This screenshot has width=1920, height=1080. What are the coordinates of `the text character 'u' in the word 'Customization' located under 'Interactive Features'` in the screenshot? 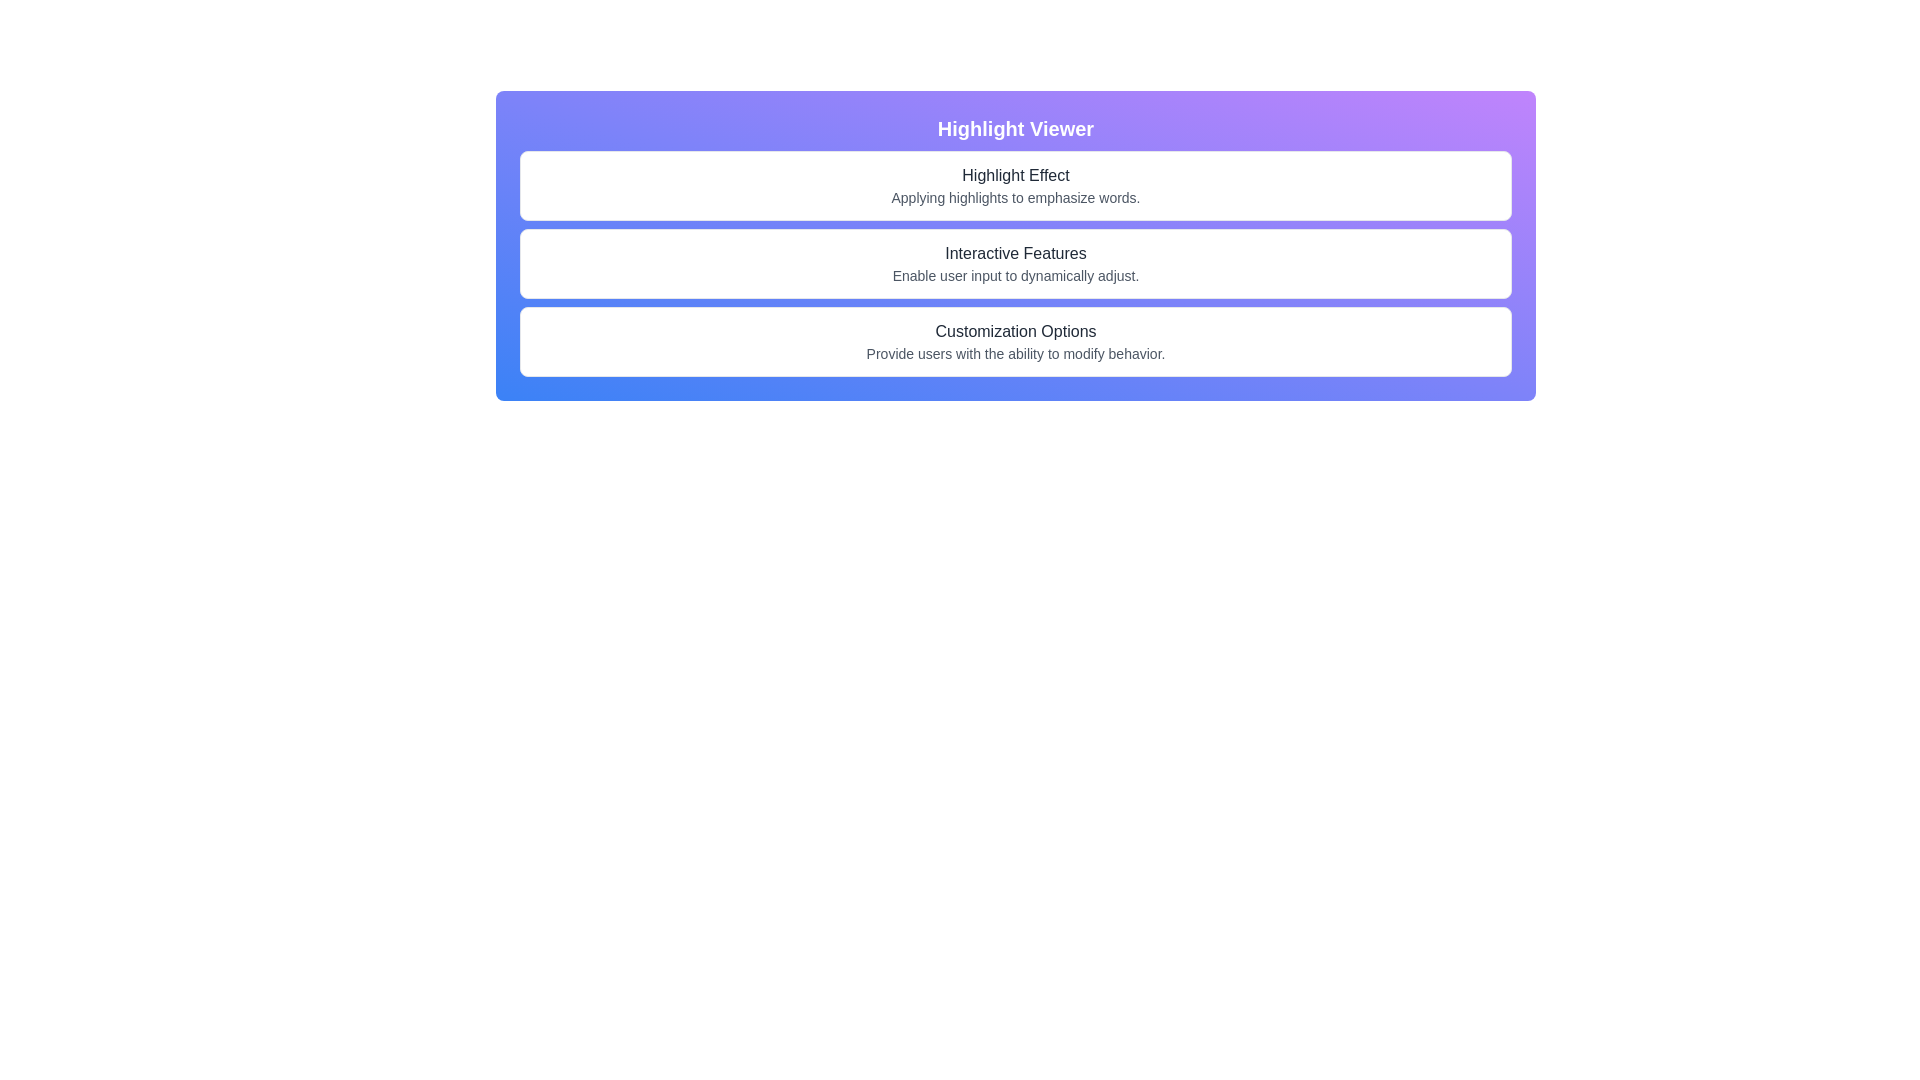 It's located at (950, 330).